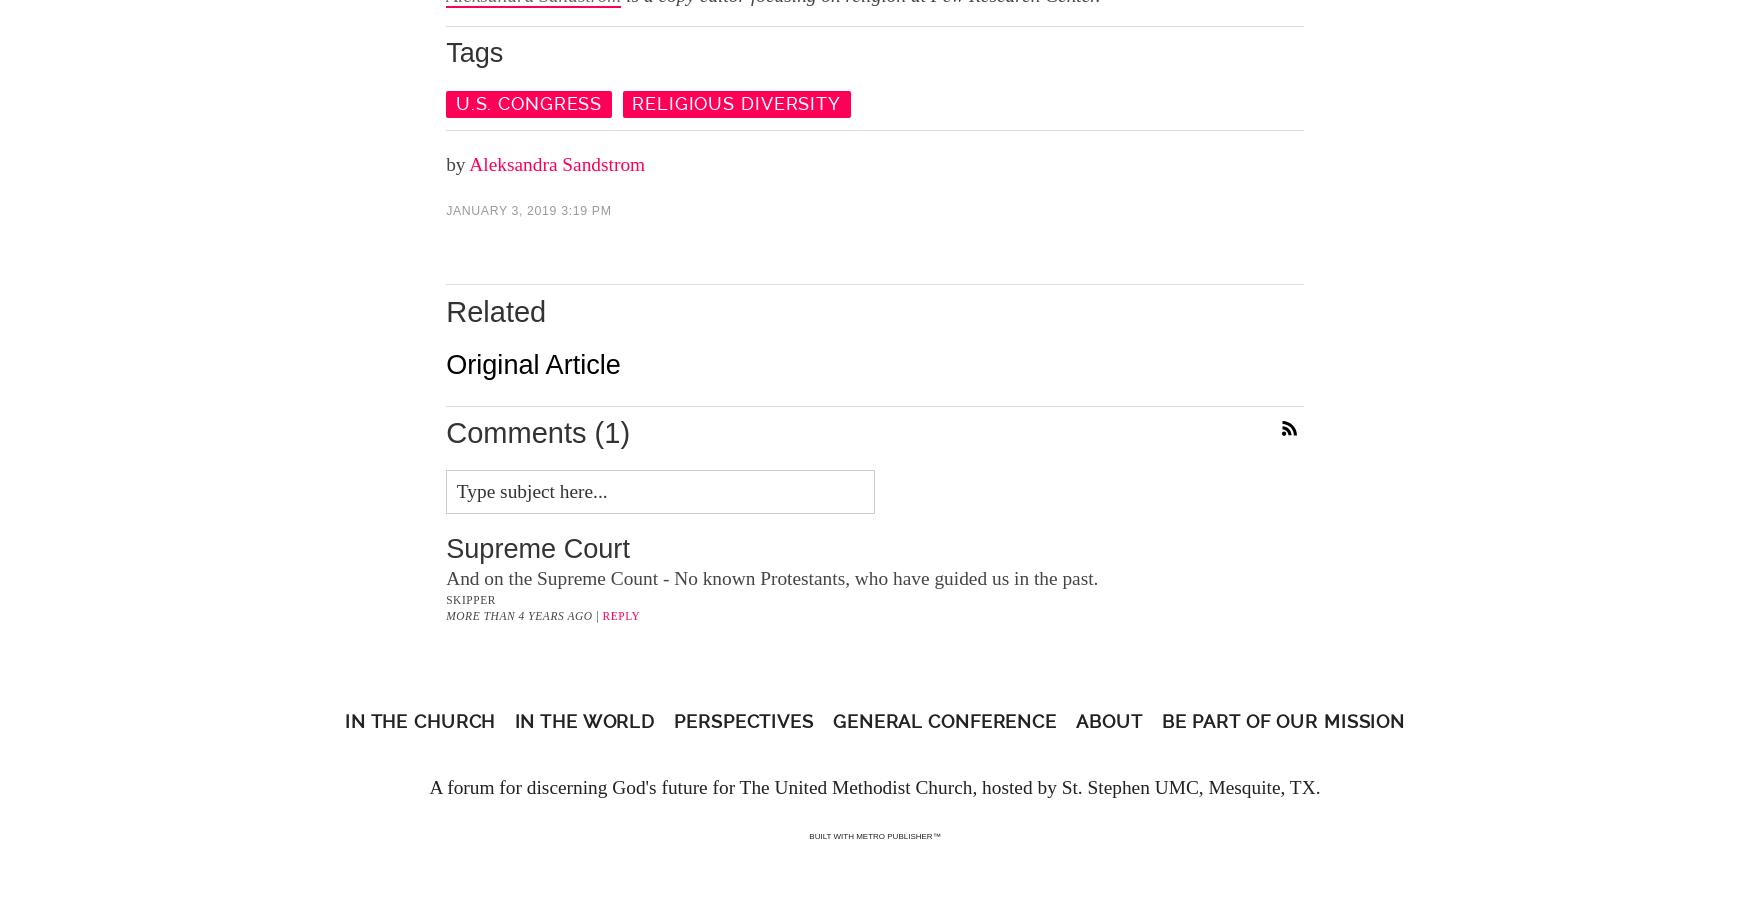 This screenshot has width=1750, height=903. I want to click on 'Metro Publisher™', so click(896, 835).